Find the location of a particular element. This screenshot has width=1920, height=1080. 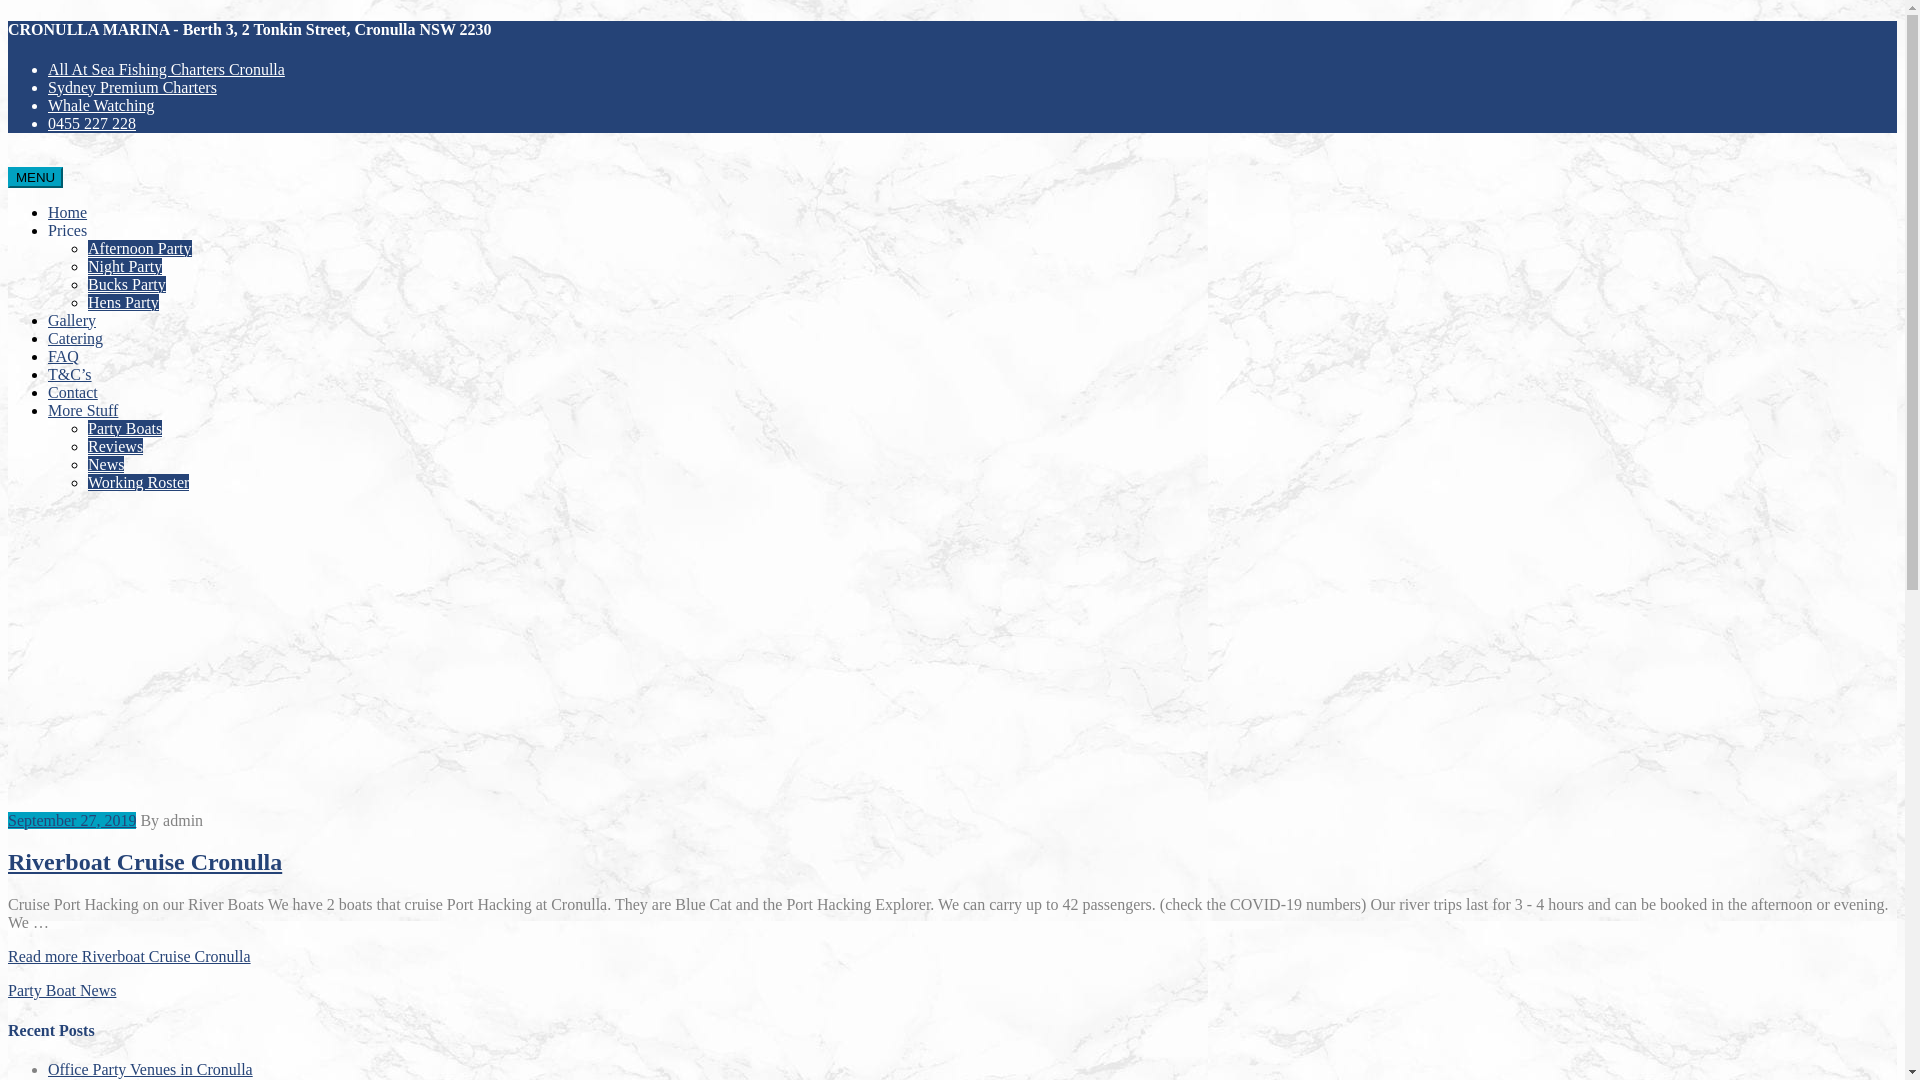

'Riverboat Cruise Cronulla' is located at coordinates (8, 860).